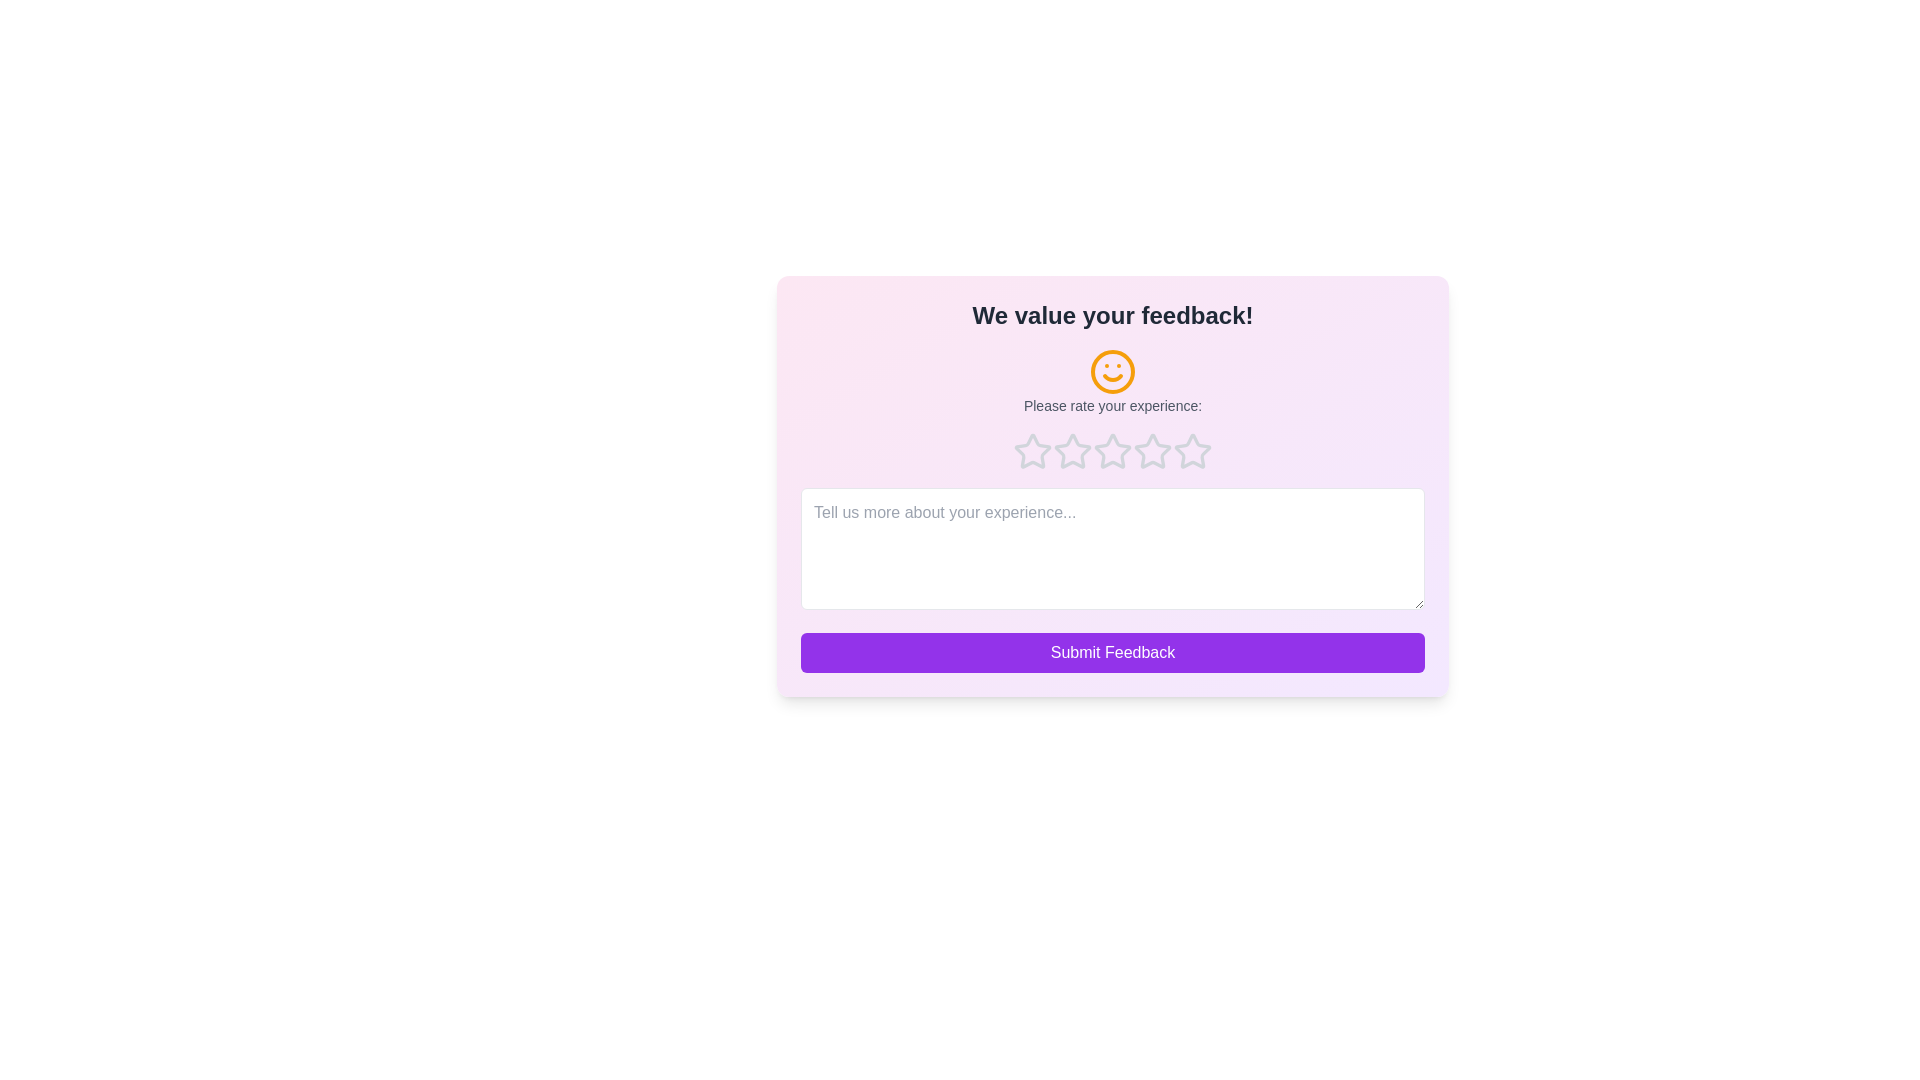 This screenshot has height=1080, width=1920. Describe the element at coordinates (1193, 451) in the screenshot. I see `keyboard navigation` at that location.